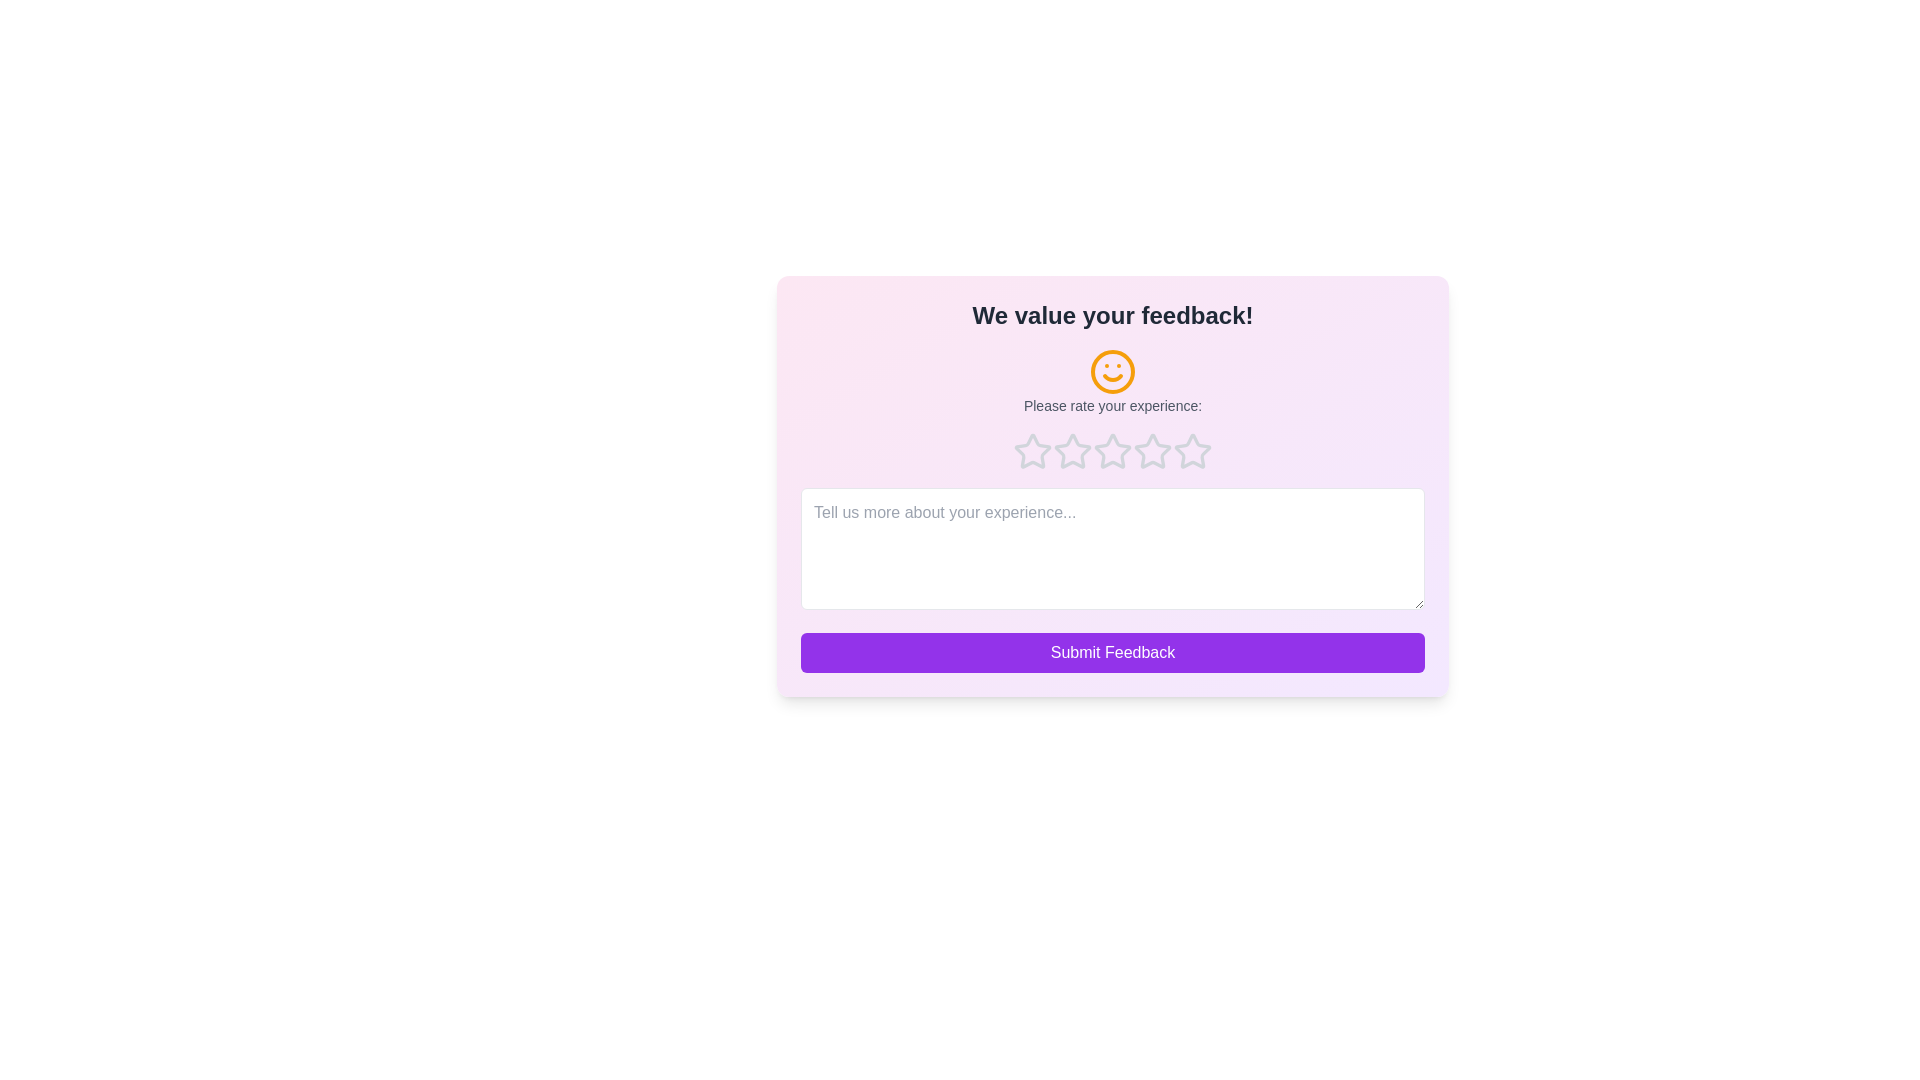 This screenshot has height=1080, width=1920. Describe the element at coordinates (1193, 451) in the screenshot. I see `keyboard navigation` at that location.